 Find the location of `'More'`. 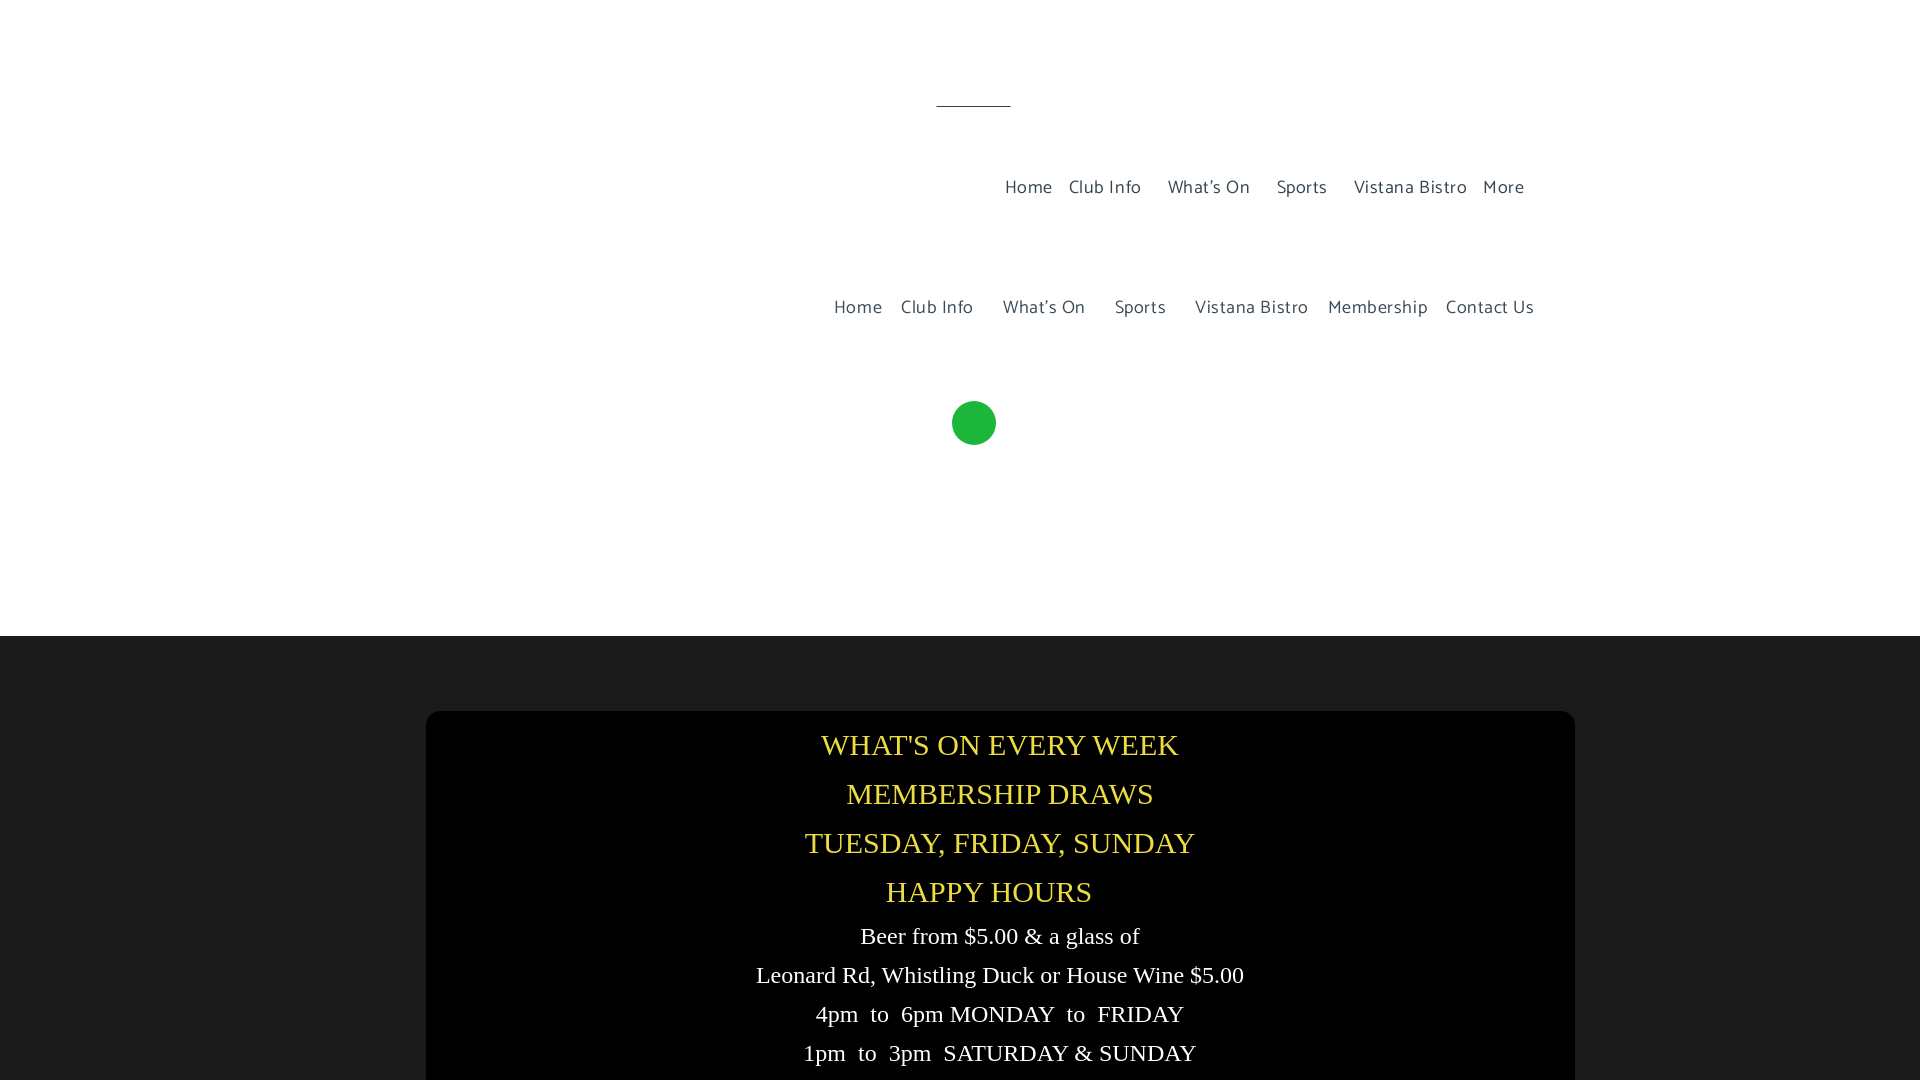

'More' is located at coordinates (1500, 188).